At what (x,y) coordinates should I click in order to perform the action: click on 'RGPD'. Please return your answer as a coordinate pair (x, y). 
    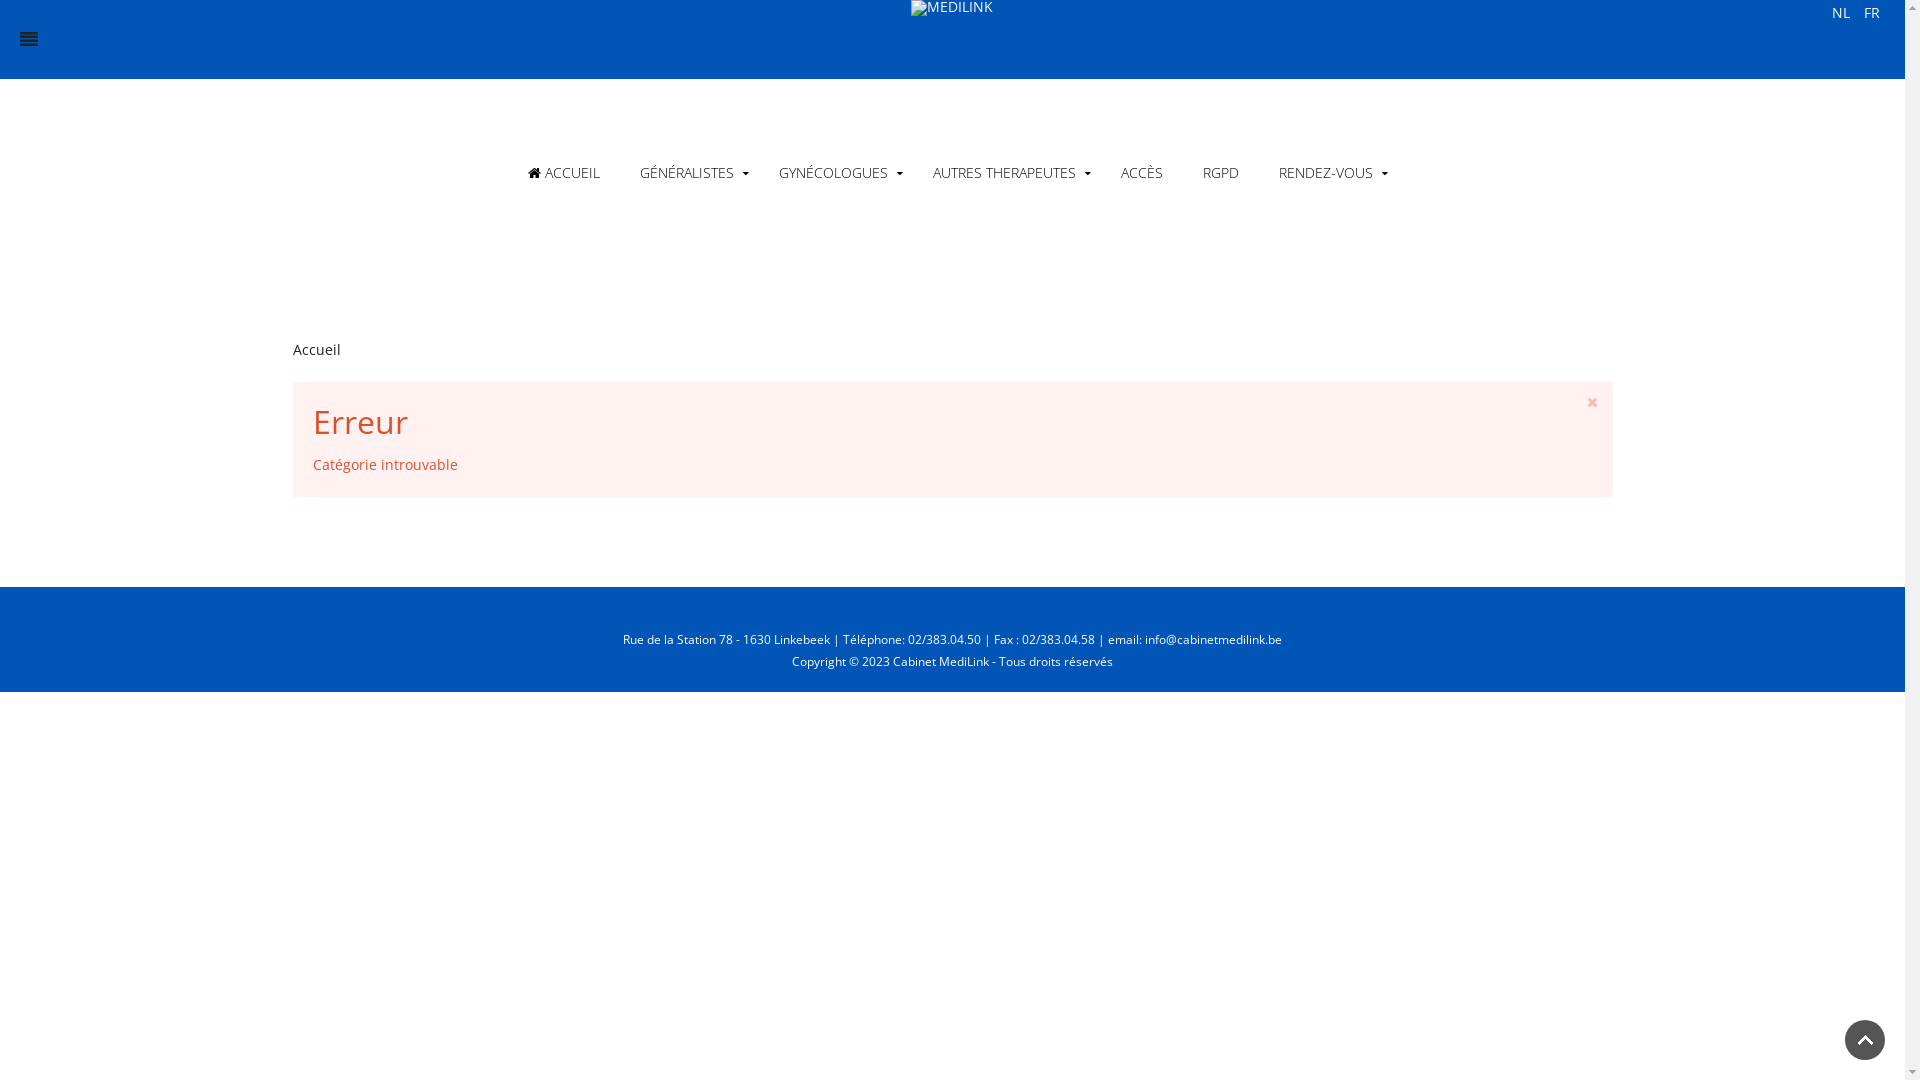
    Looking at the image, I should click on (1218, 172).